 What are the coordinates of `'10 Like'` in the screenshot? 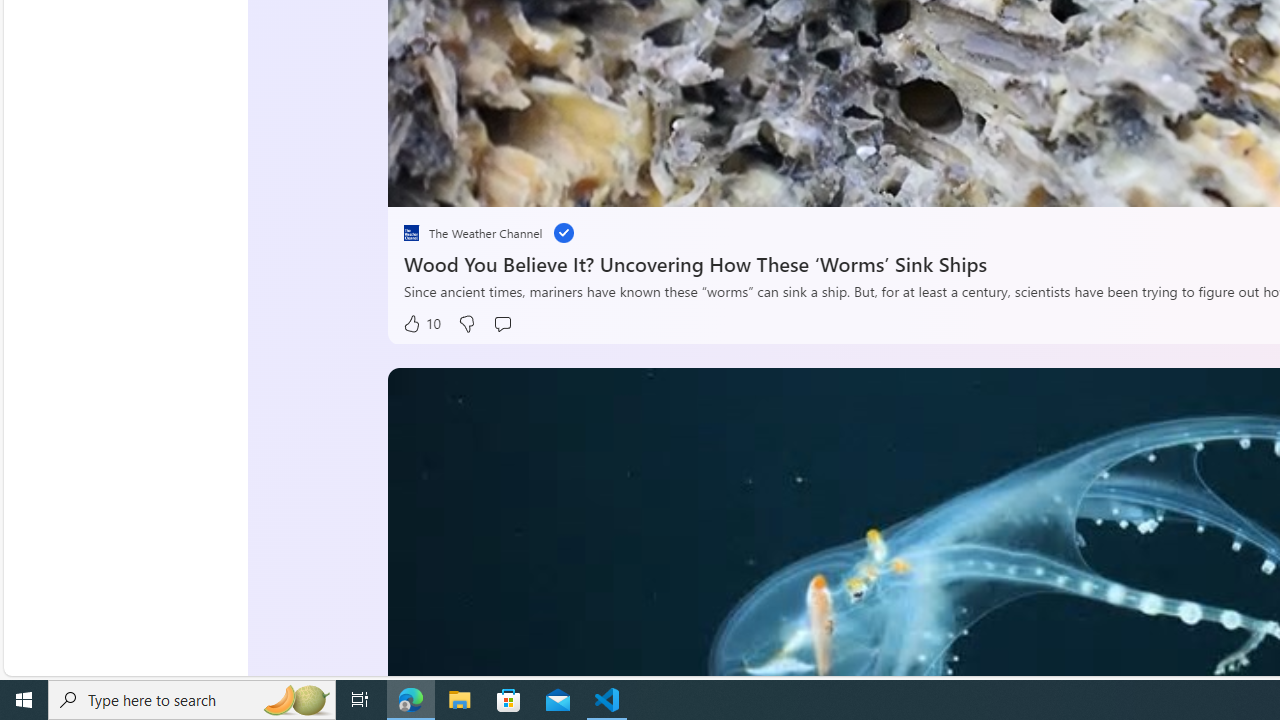 It's located at (421, 323).